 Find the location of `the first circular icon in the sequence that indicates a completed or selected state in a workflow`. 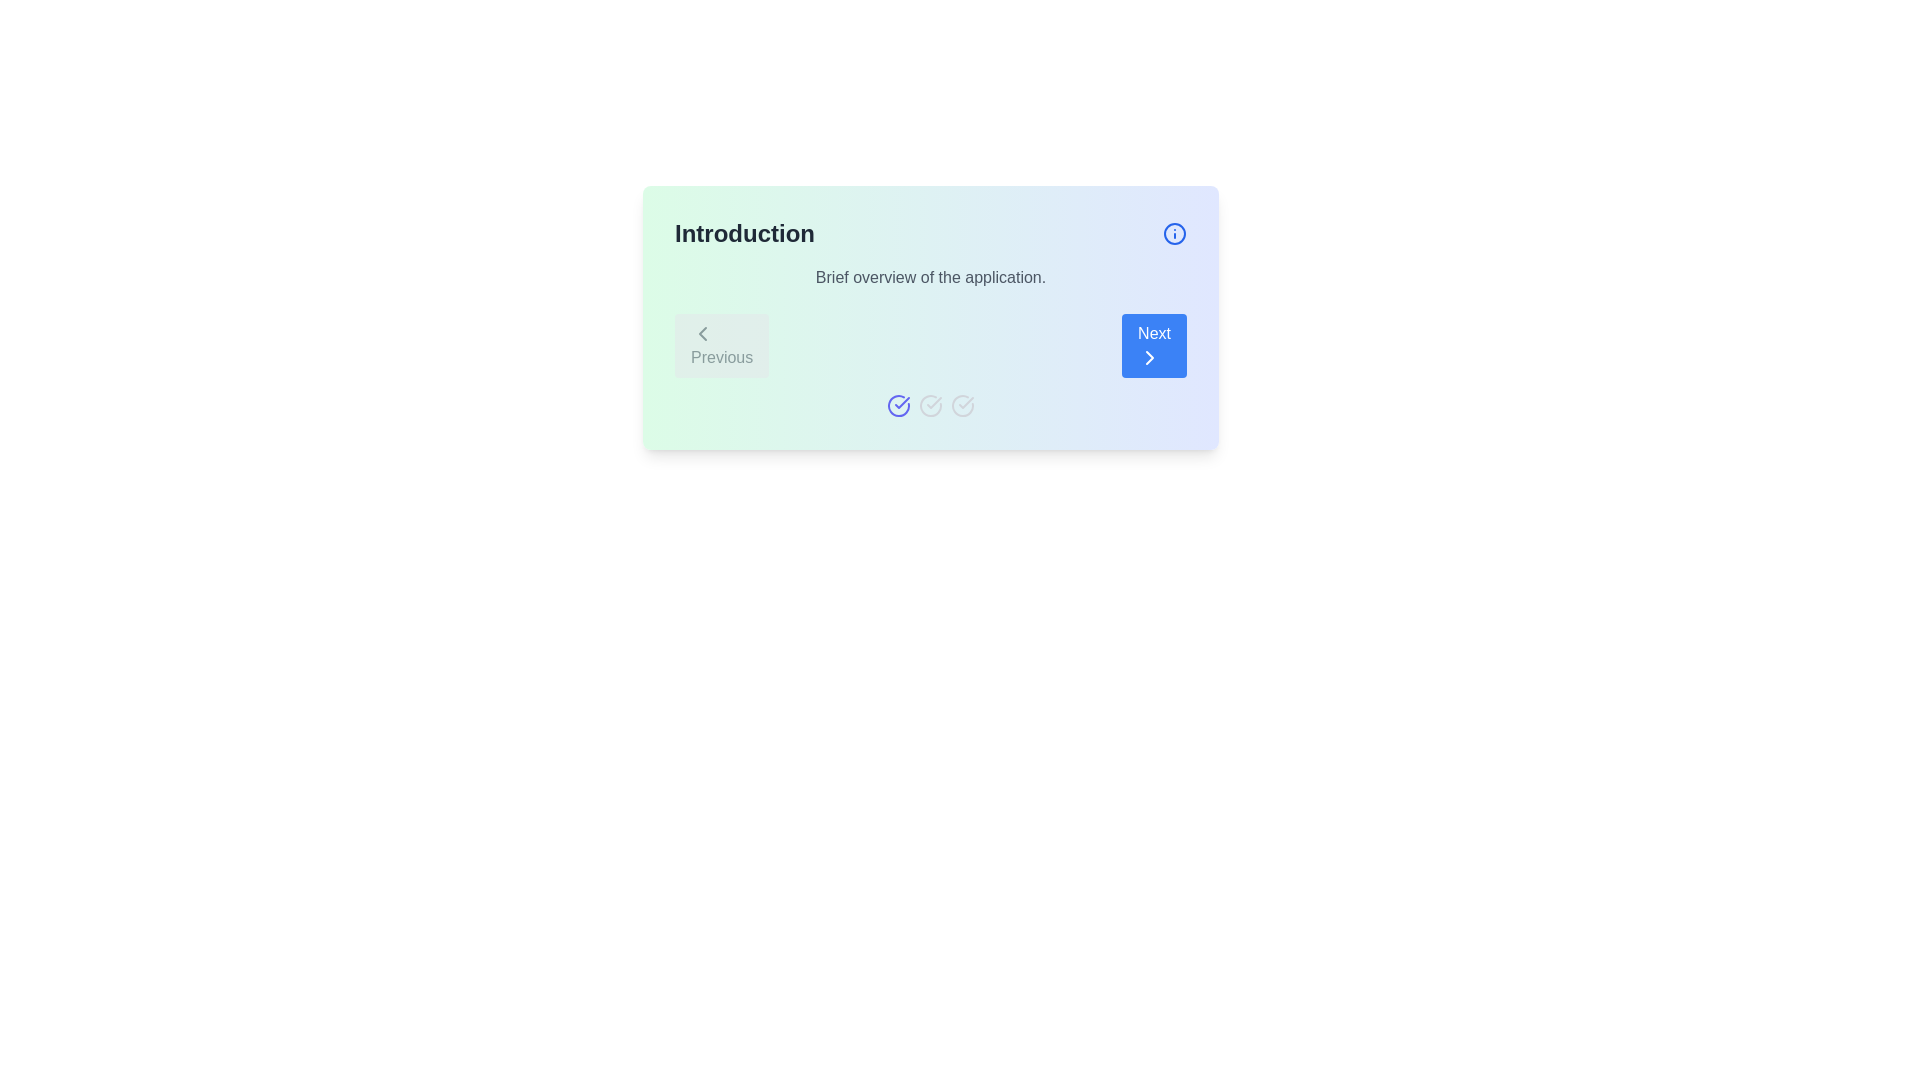

the first circular icon in the sequence that indicates a completed or selected state in a workflow is located at coordinates (897, 405).